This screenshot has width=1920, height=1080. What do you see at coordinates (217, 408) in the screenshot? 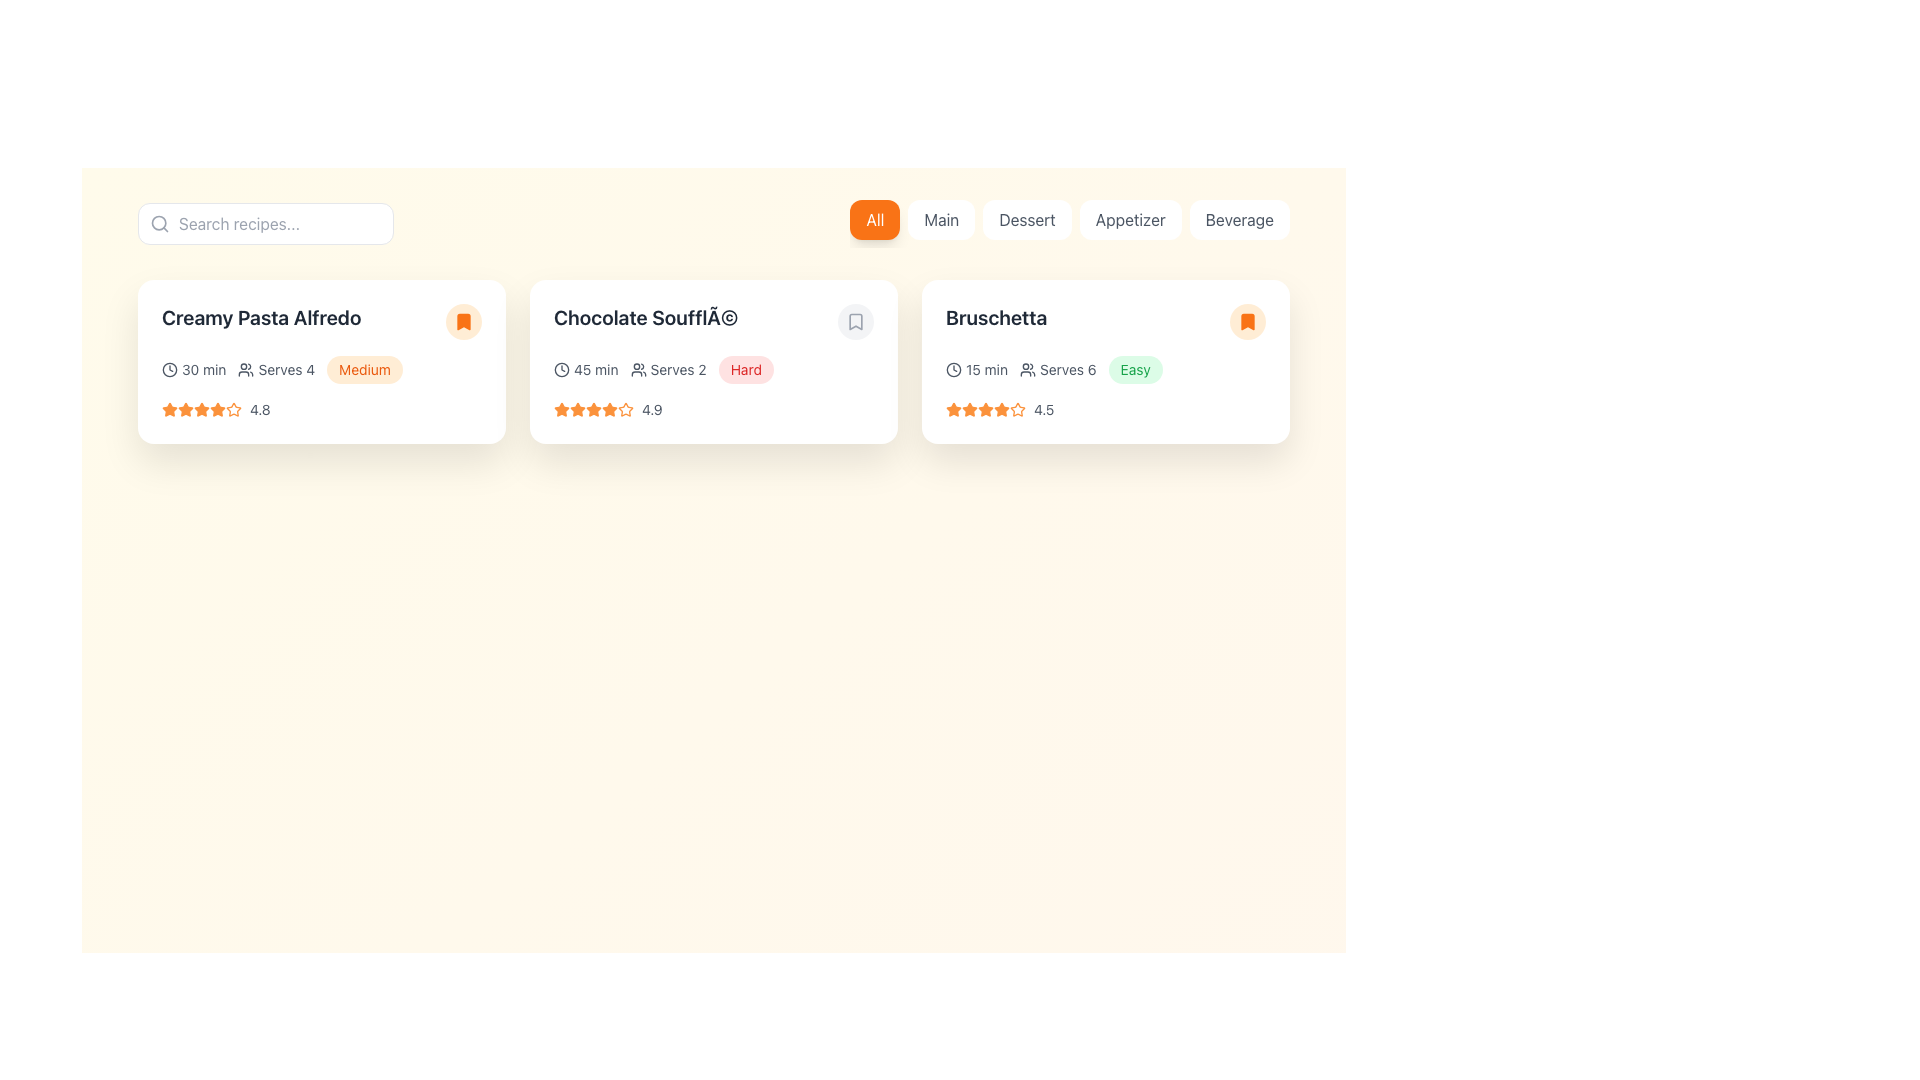
I see `the fifth star icon representing the rating for the 'Creamy Pasta Alfredo' recipe to interact with it` at bounding box center [217, 408].